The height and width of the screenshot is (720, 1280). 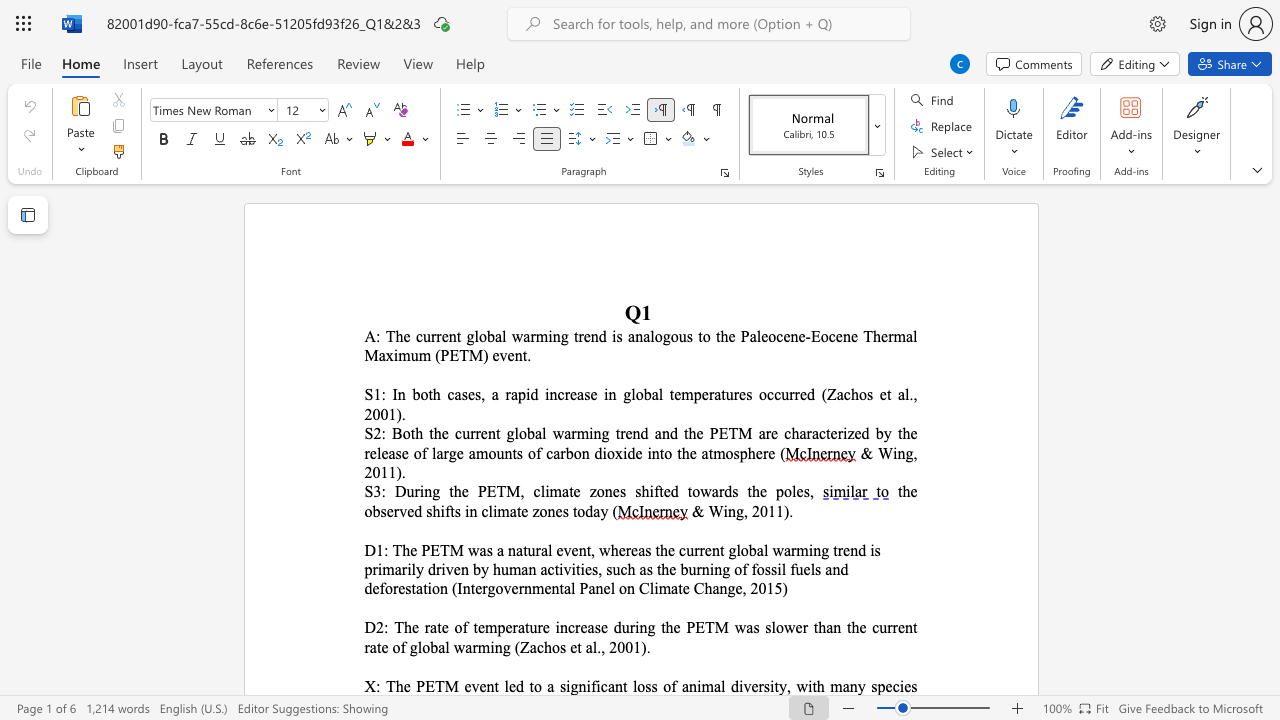 I want to click on the space between the continuous character "T" and "M" in the text, so click(x=449, y=550).